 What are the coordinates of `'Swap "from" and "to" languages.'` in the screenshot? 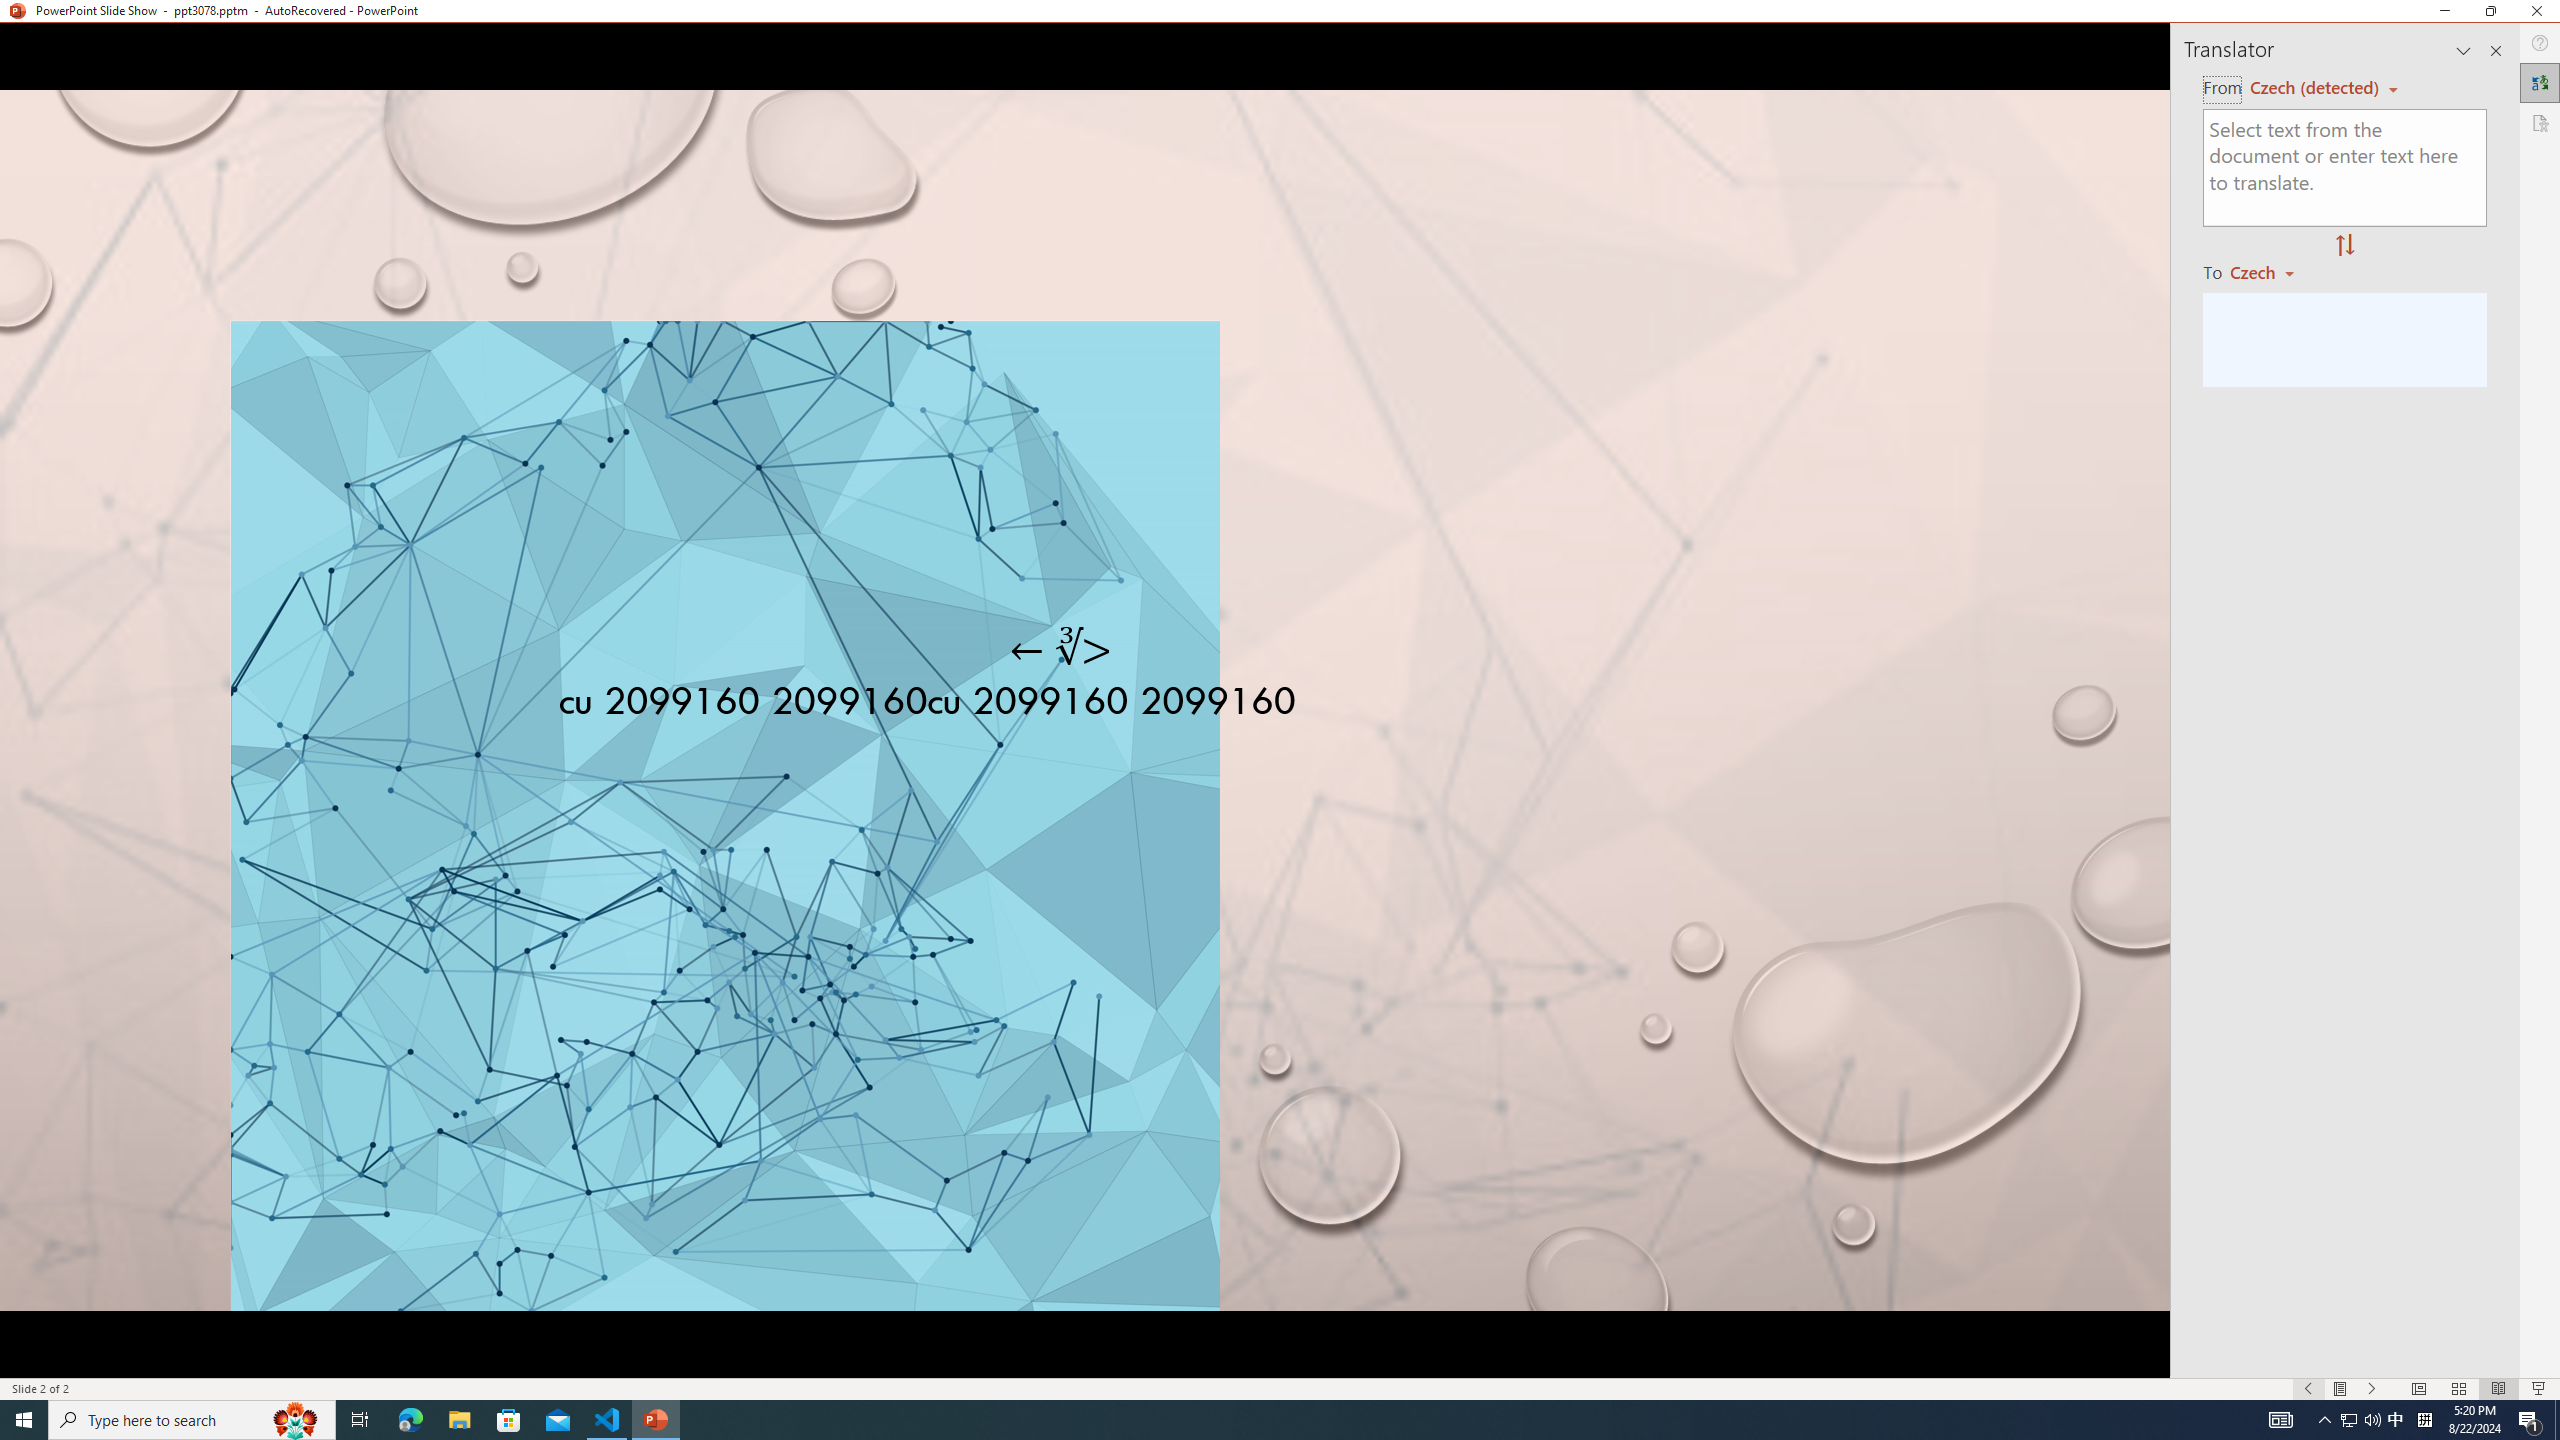 It's located at (2343, 245).